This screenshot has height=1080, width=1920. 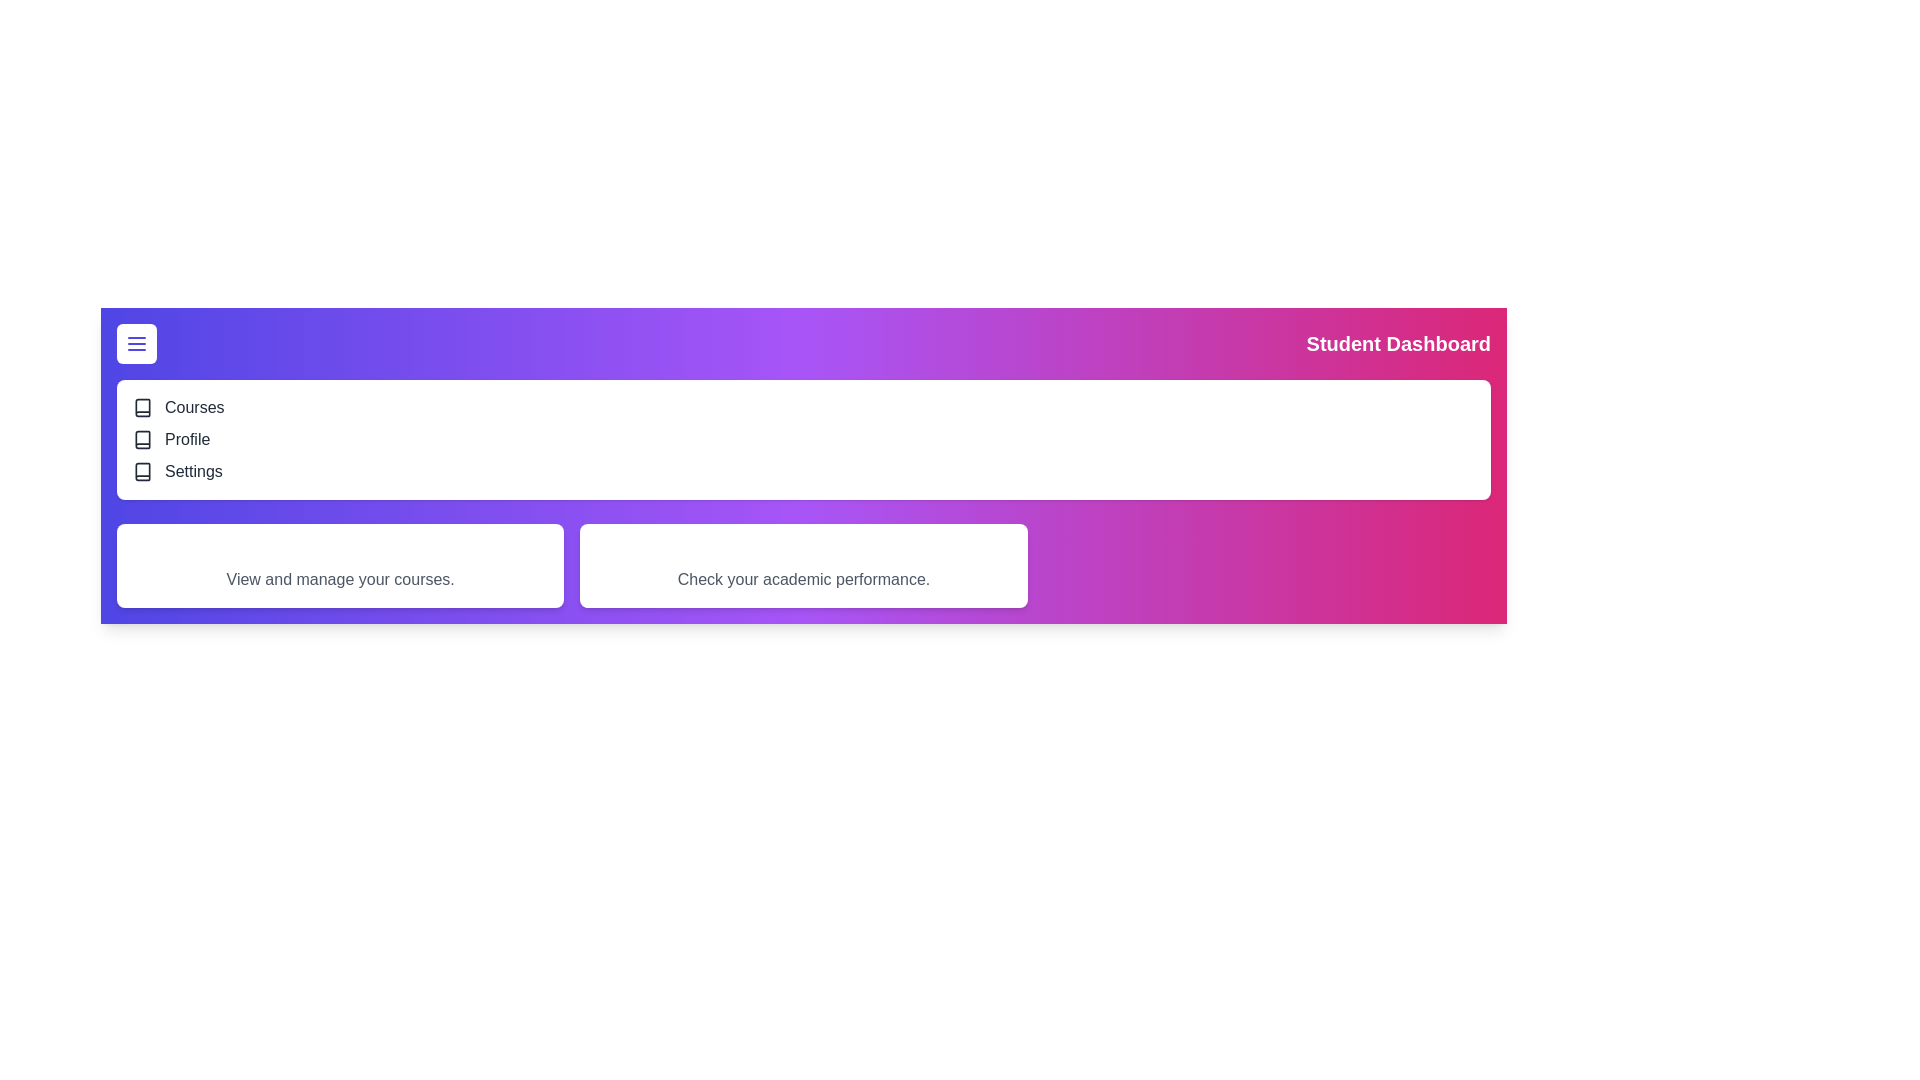 I want to click on the navigation item Profile from the list, so click(x=148, y=438).